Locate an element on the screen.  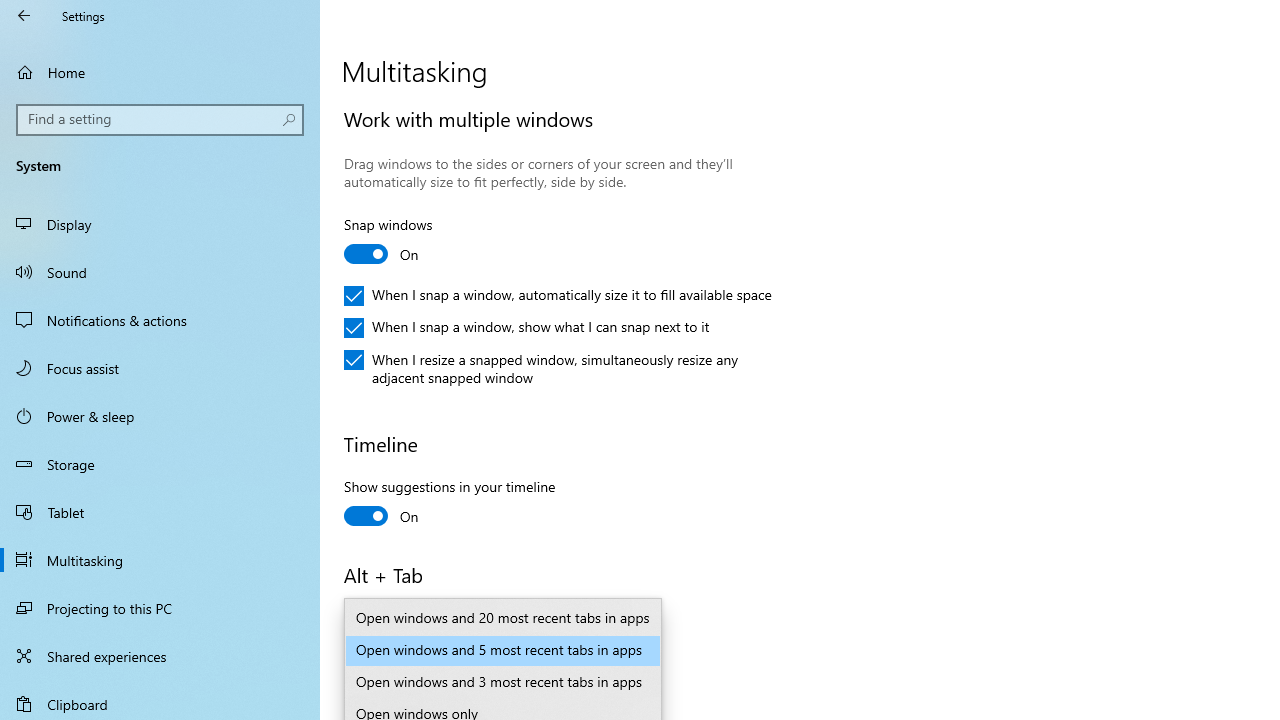
'When I snap a window, show what I can snap next to it' is located at coordinates (527, 326).